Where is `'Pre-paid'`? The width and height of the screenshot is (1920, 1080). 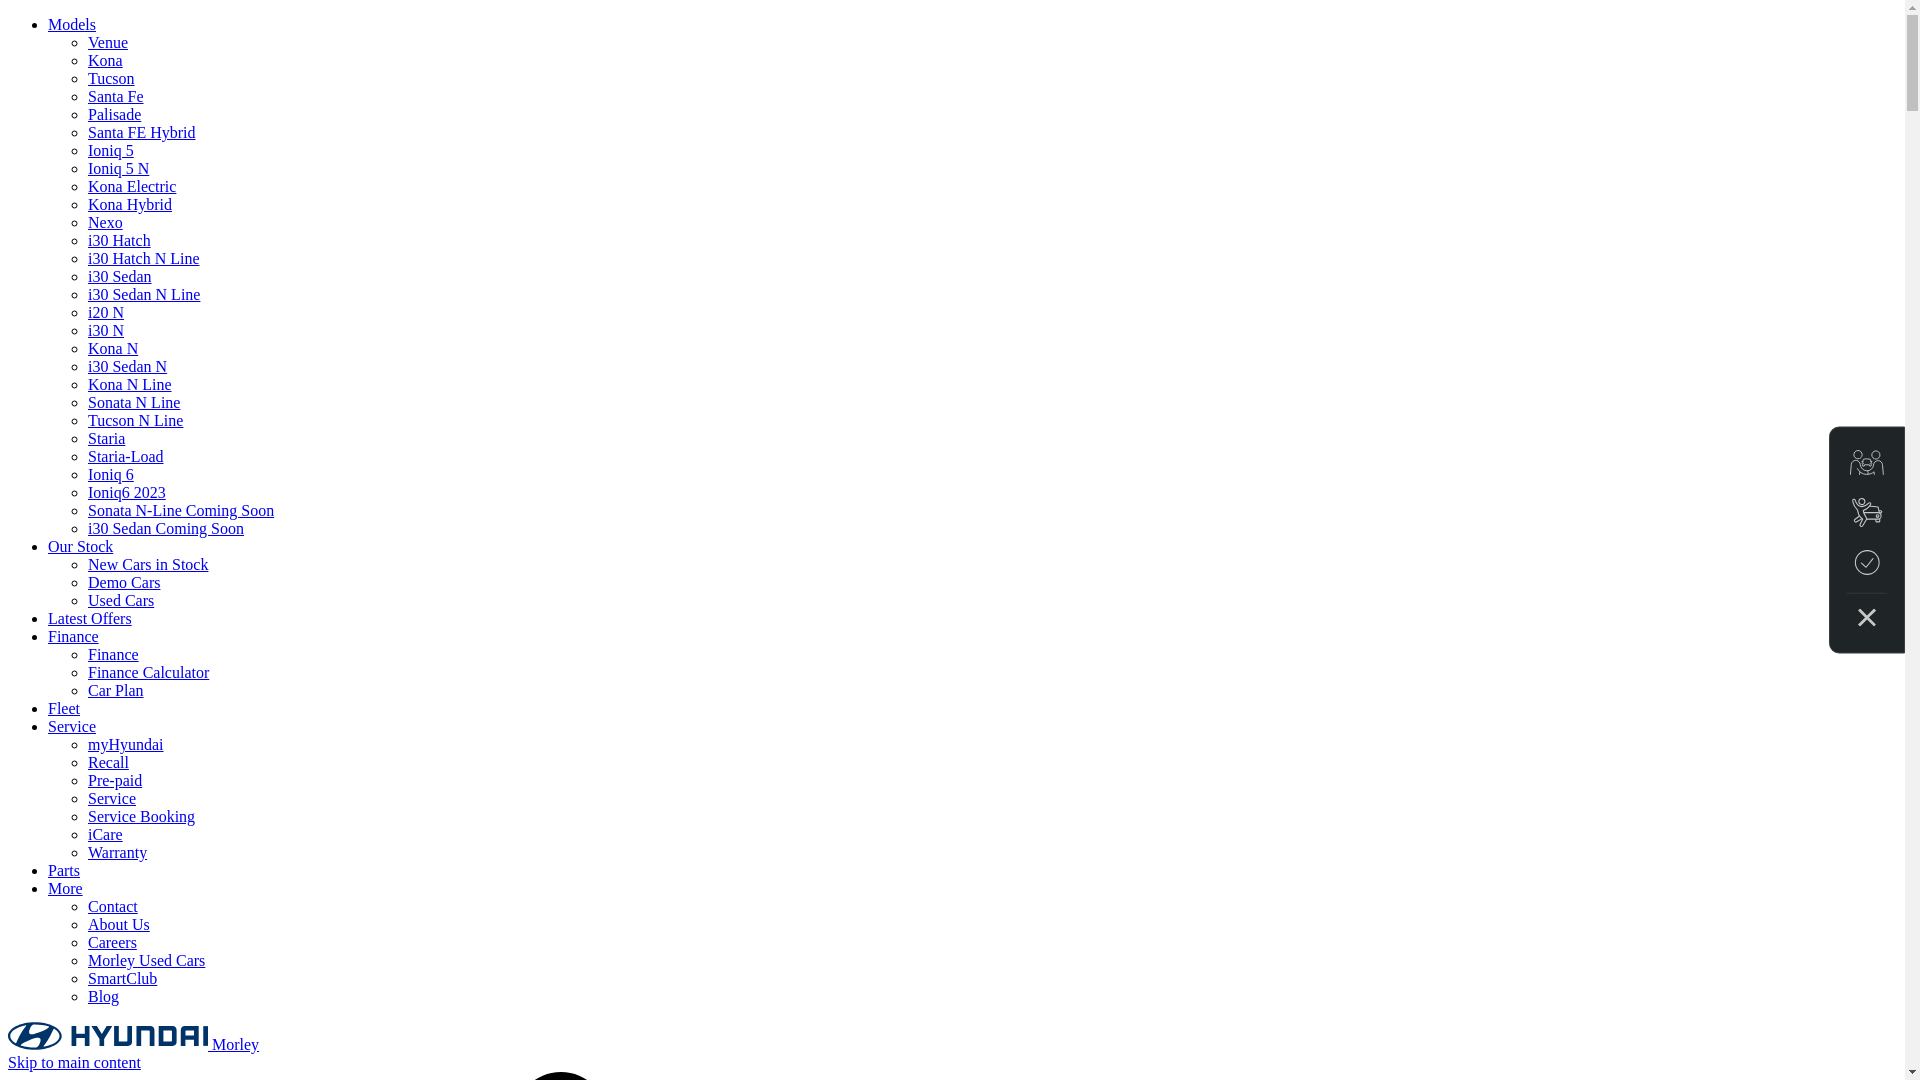
'Pre-paid' is located at coordinates (114, 779).